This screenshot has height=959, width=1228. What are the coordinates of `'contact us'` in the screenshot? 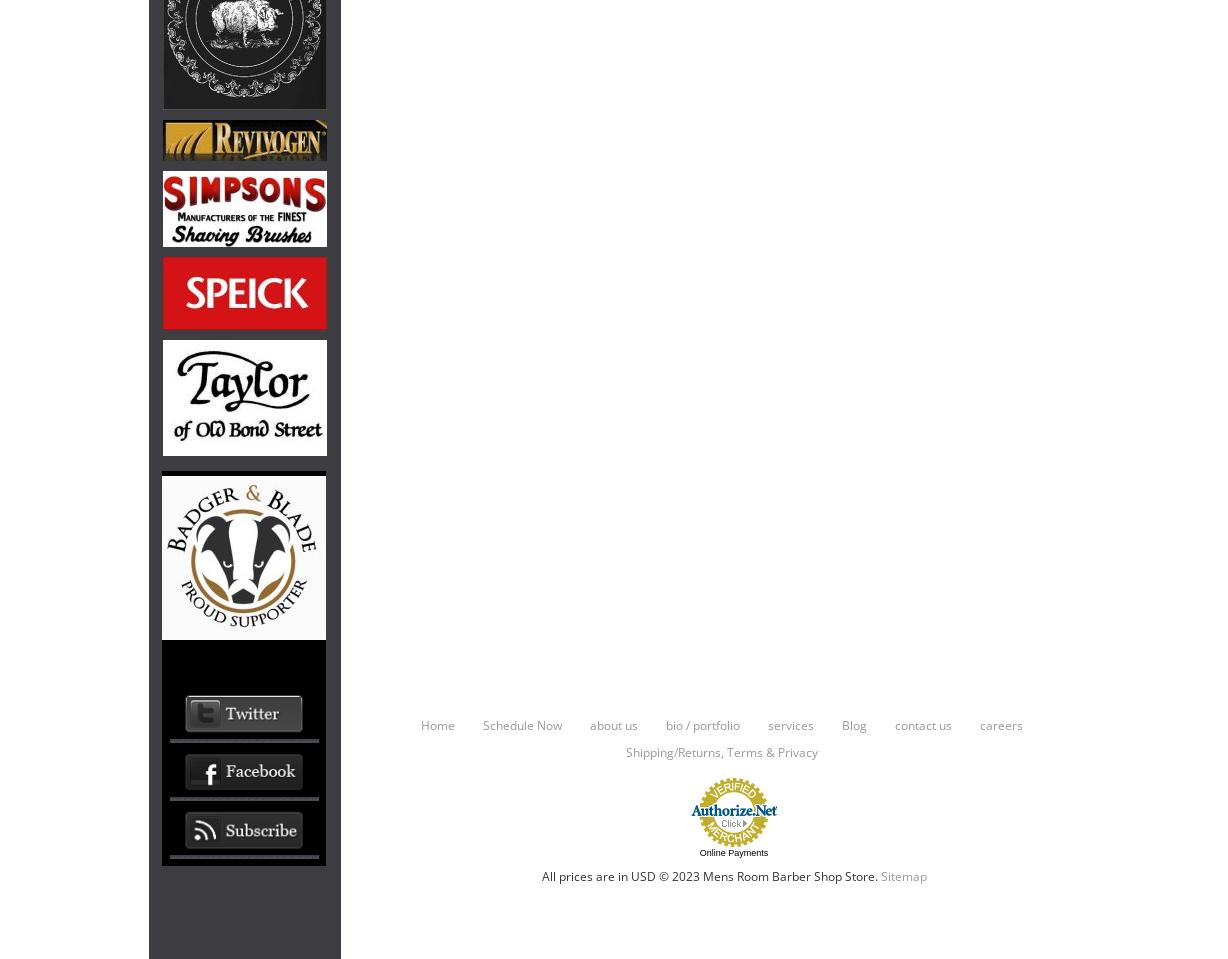 It's located at (922, 723).